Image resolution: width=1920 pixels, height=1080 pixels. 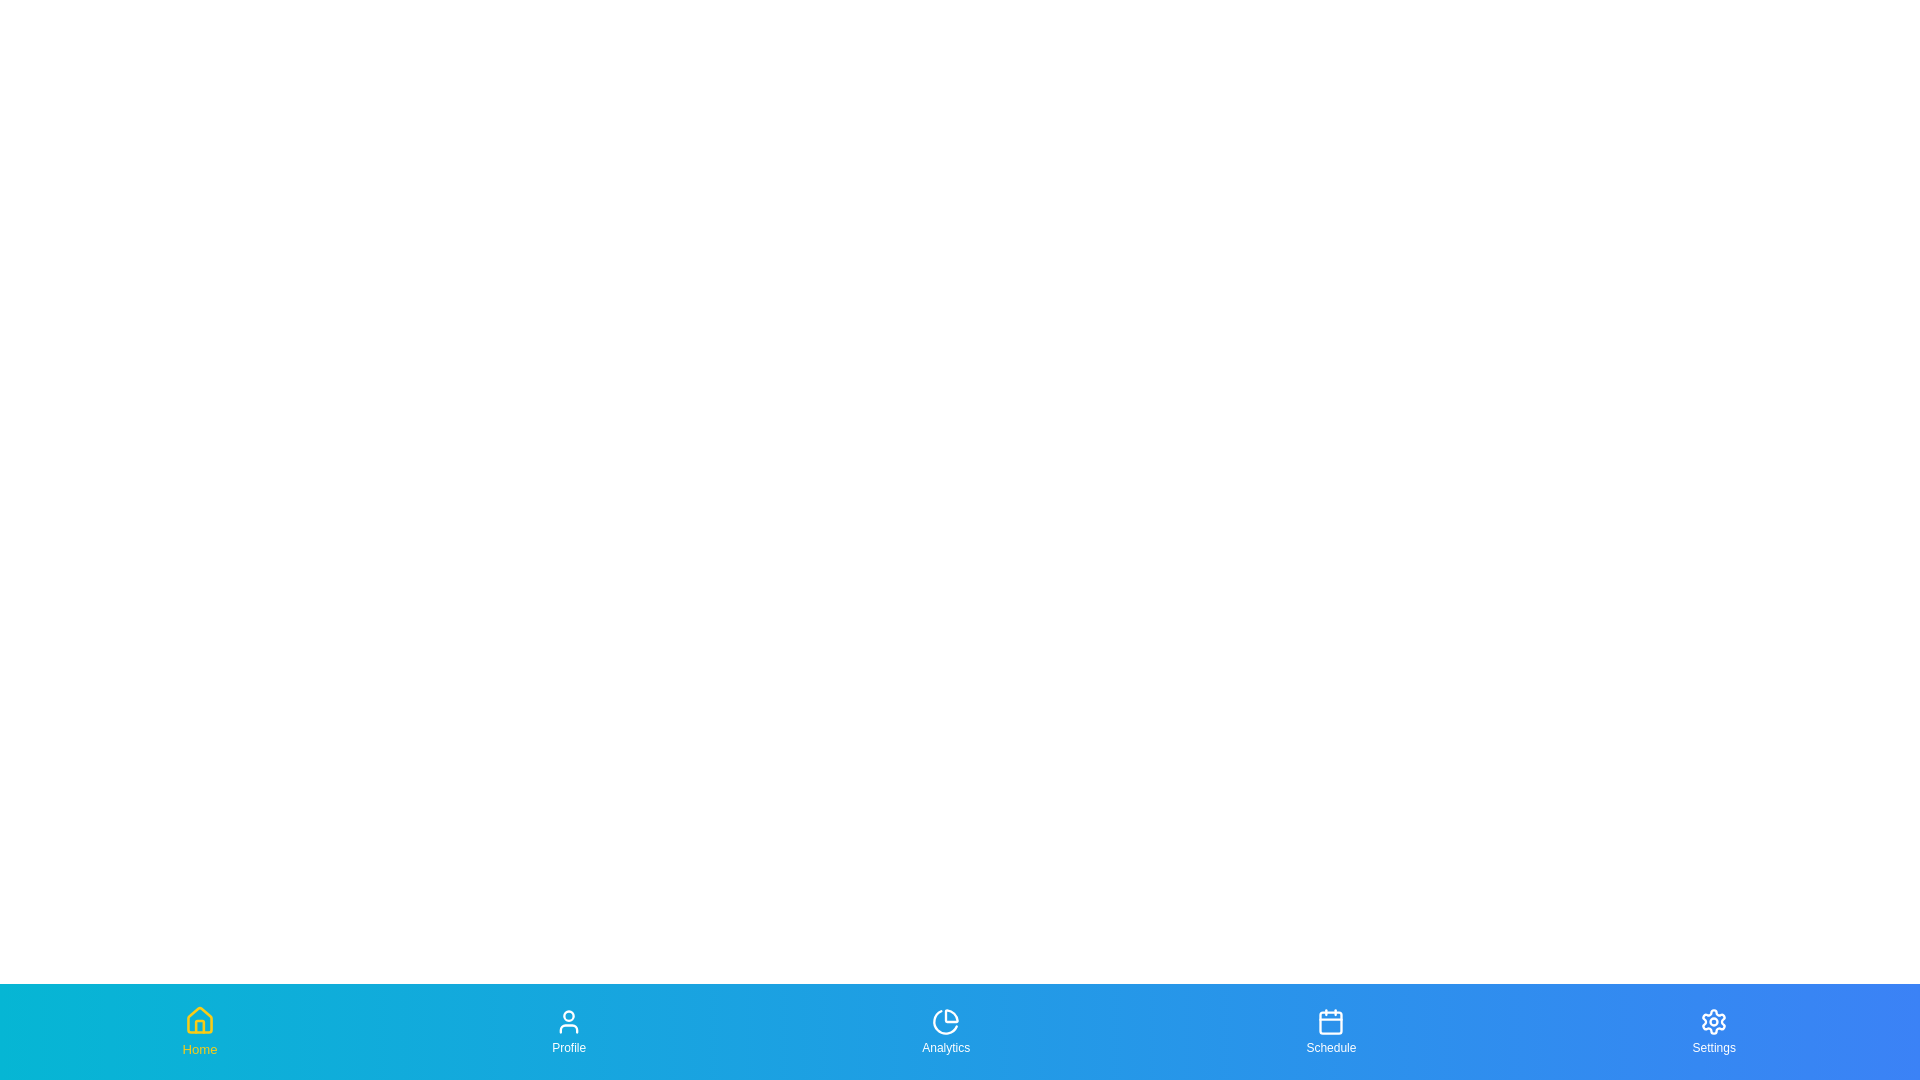 What do you see at coordinates (1712, 1032) in the screenshot?
I see `the tab labeled Settings to focus on it` at bounding box center [1712, 1032].